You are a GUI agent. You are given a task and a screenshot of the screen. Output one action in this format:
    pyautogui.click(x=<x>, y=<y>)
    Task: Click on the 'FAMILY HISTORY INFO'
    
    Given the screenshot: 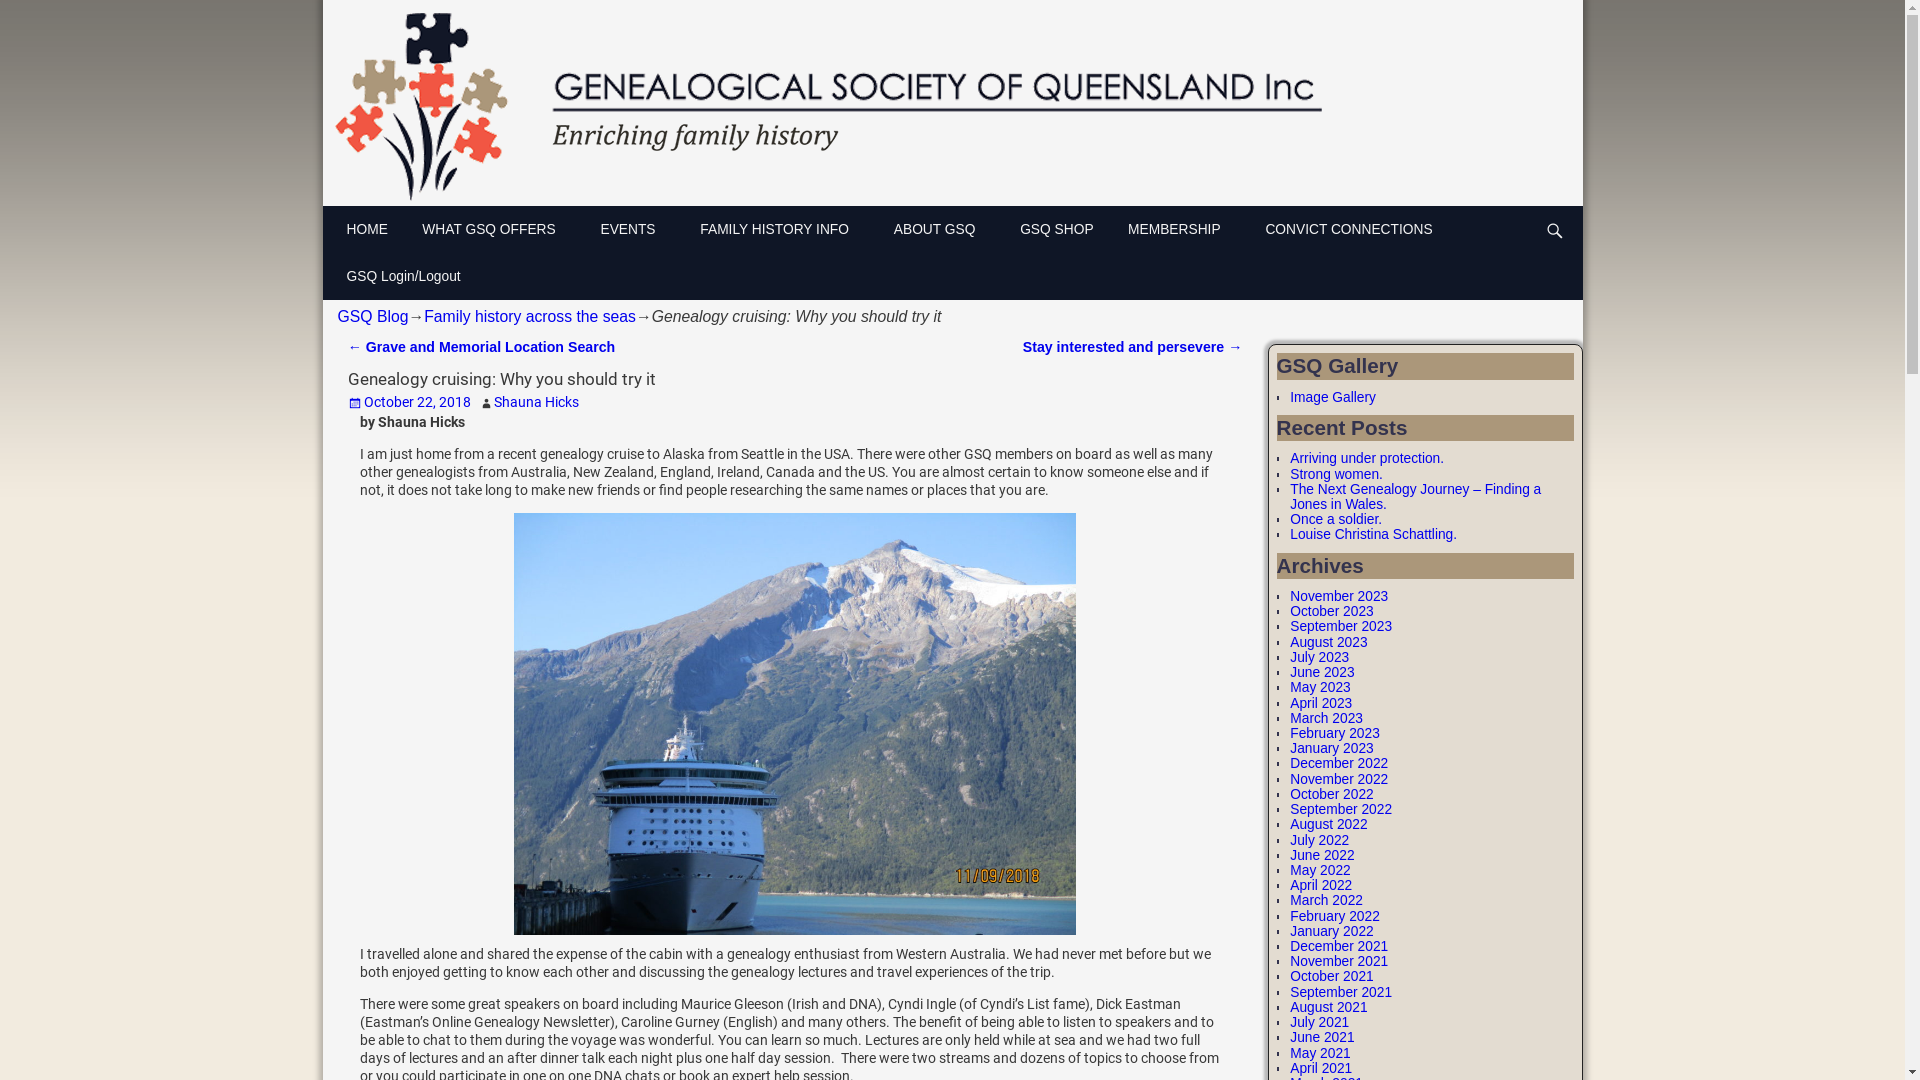 What is the action you would take?
    pyautogui.click(x=785, y=228)
    